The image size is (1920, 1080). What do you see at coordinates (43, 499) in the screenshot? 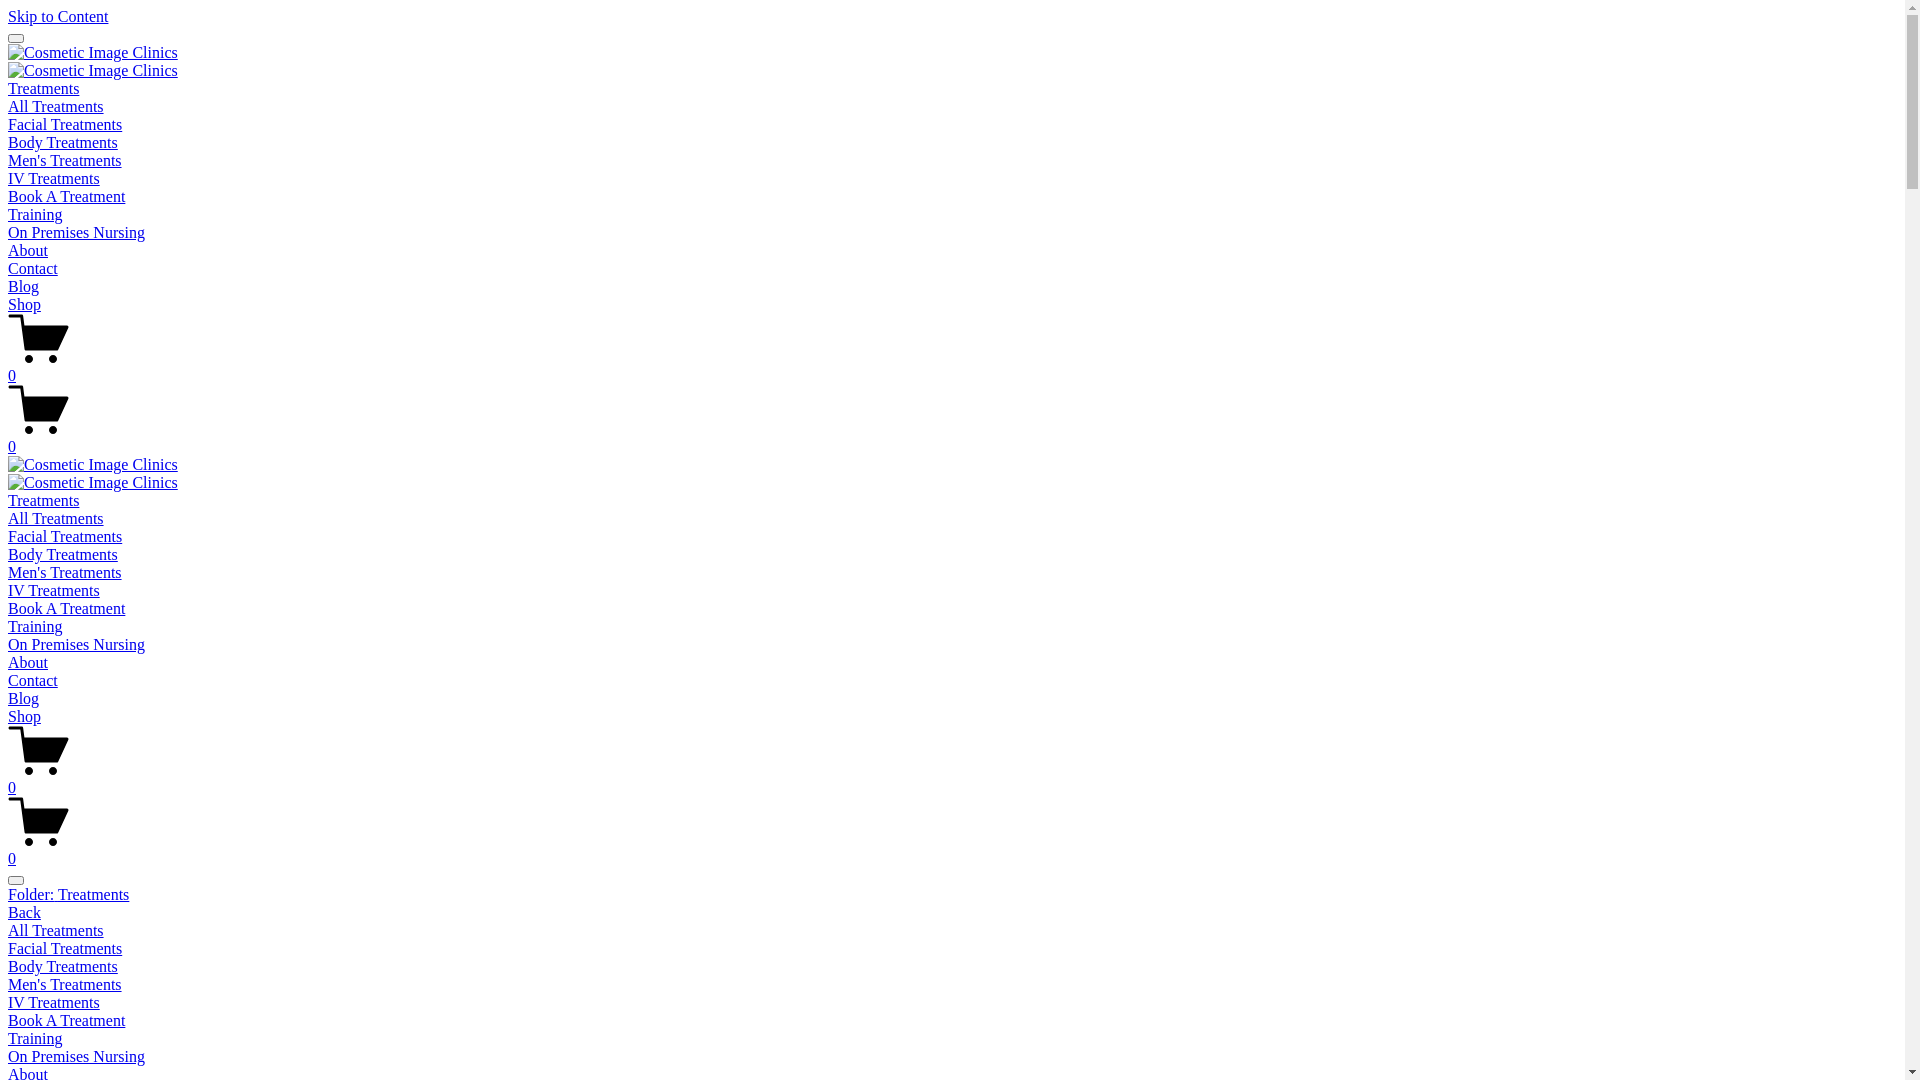
I see `'Treatments'` at bounding box center [43, 499].